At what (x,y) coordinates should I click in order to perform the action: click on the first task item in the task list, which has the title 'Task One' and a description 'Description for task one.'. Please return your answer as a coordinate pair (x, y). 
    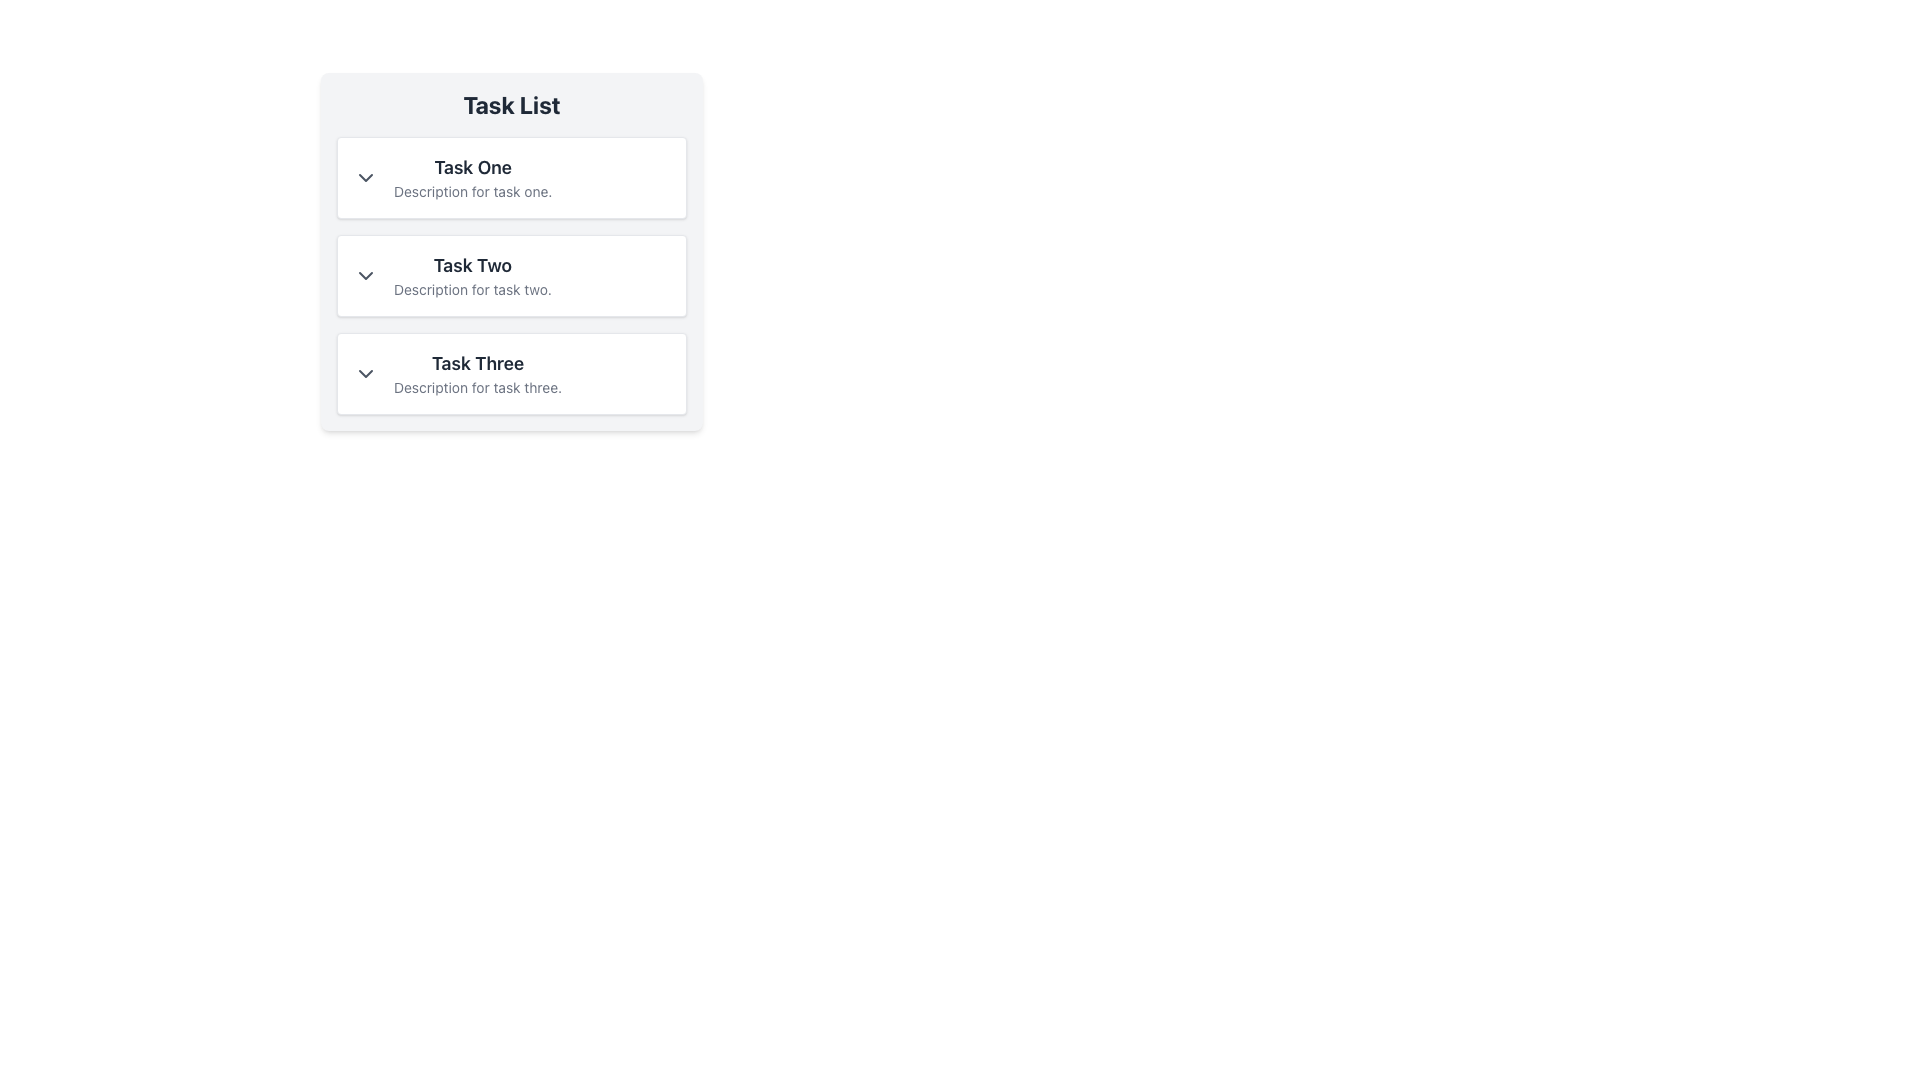
    Looking at the image, I should click on (472, 176).